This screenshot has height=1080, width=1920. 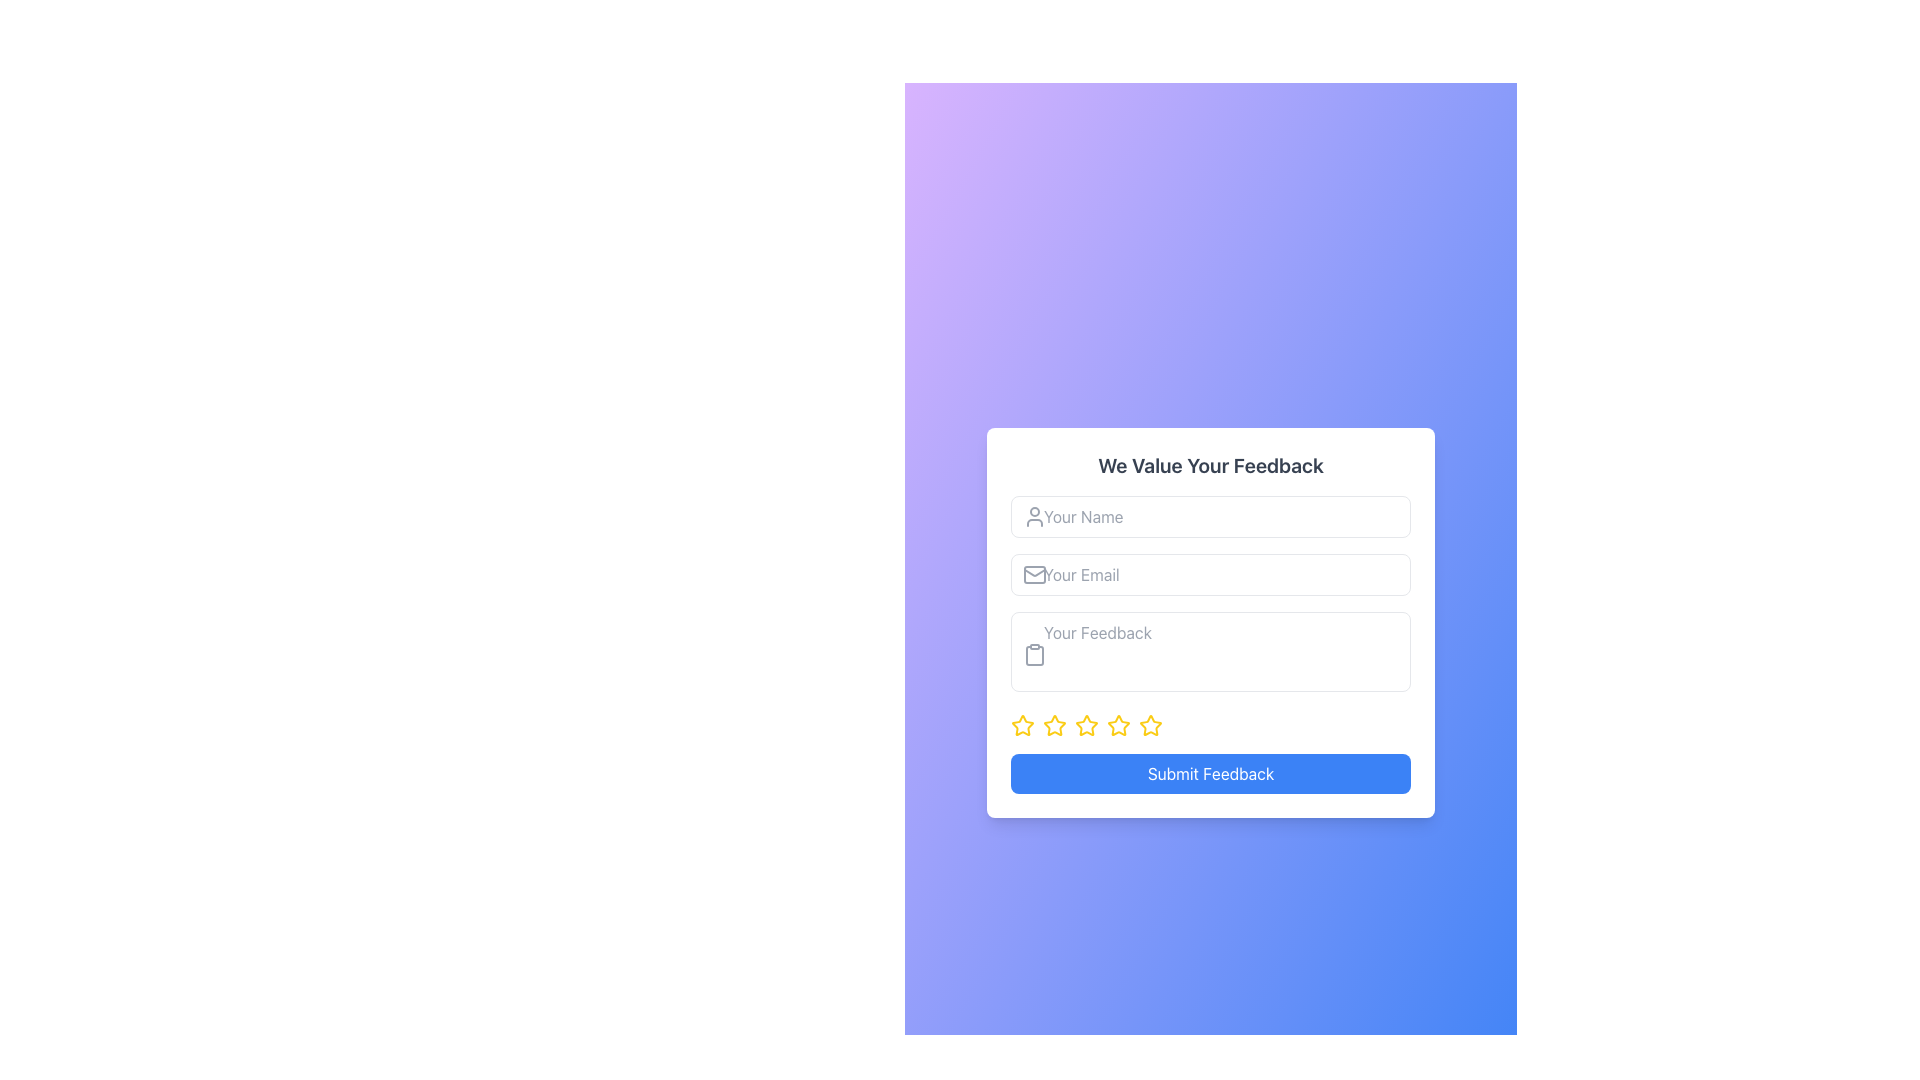 What do you see at coordinates (1035, 655) in the screenshot?
I see `the clipboard icon, which is a decorative SVG element located inside the feedback form interface, near the 'Your Feedback' text input field` at bounding box center [1035, 655].